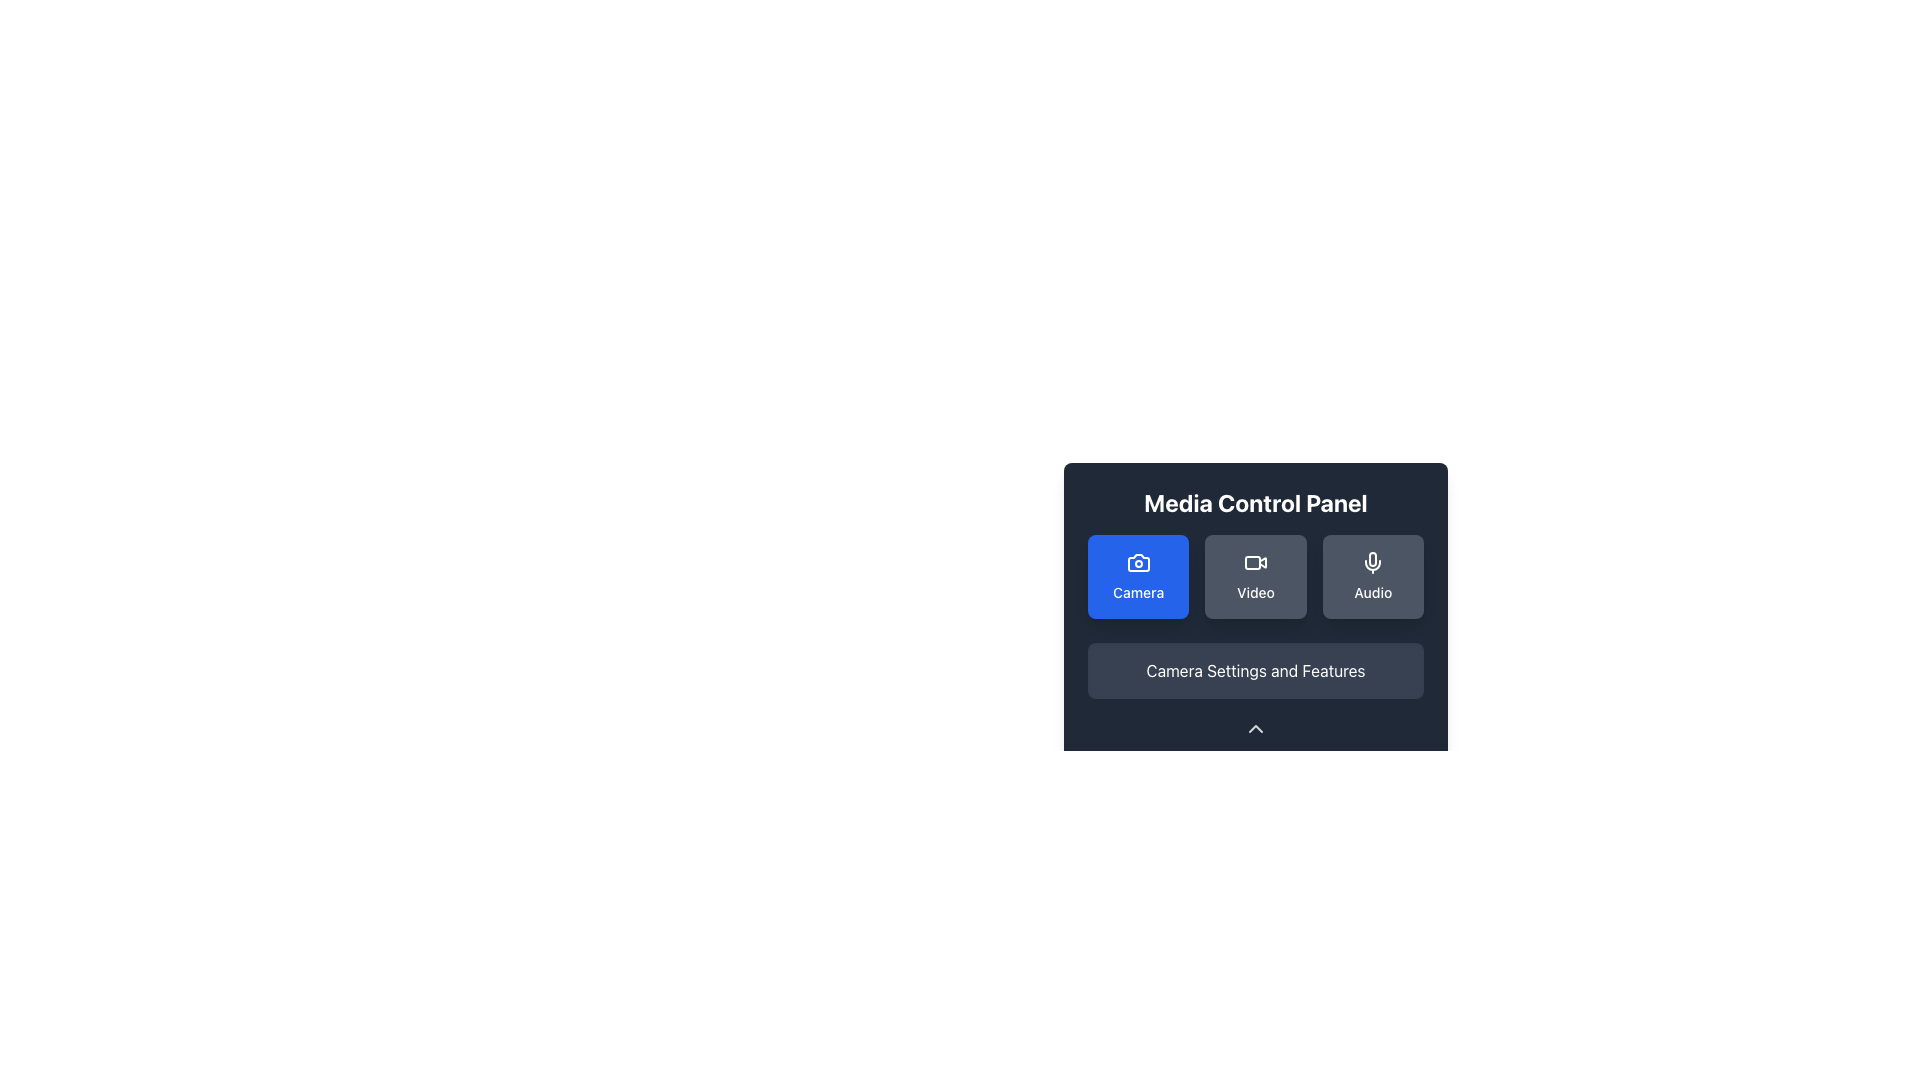 The width and height of the screenshot is (1920, 1080). Describe the element at coordinates (1255, 733) in the screenshot. I see `the small upward-pointing chevron icon styled in gray located at the bottom center of the Media Control Panel interface` at that location.